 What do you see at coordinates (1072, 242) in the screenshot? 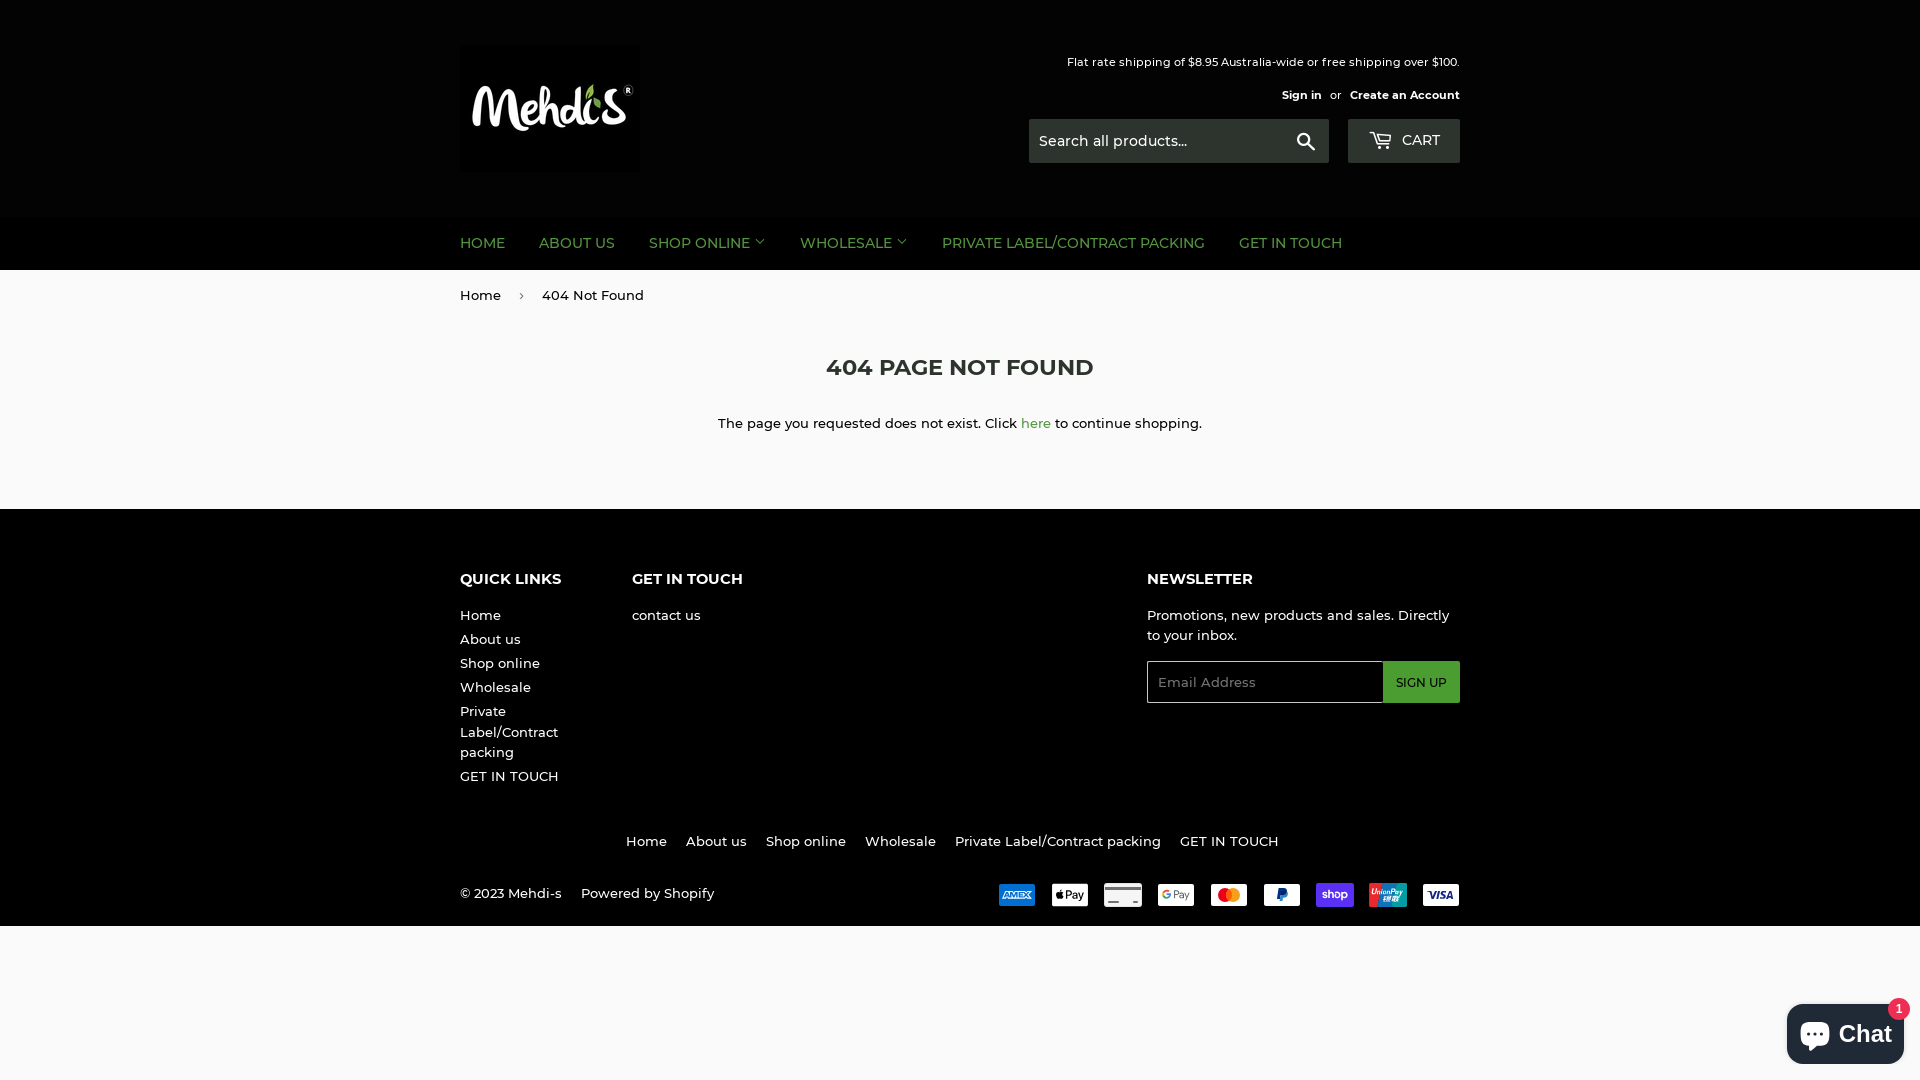
I see `'PRIVATE LABEL/CONTRACT PACKING'` at bounding box center [1072, 242].